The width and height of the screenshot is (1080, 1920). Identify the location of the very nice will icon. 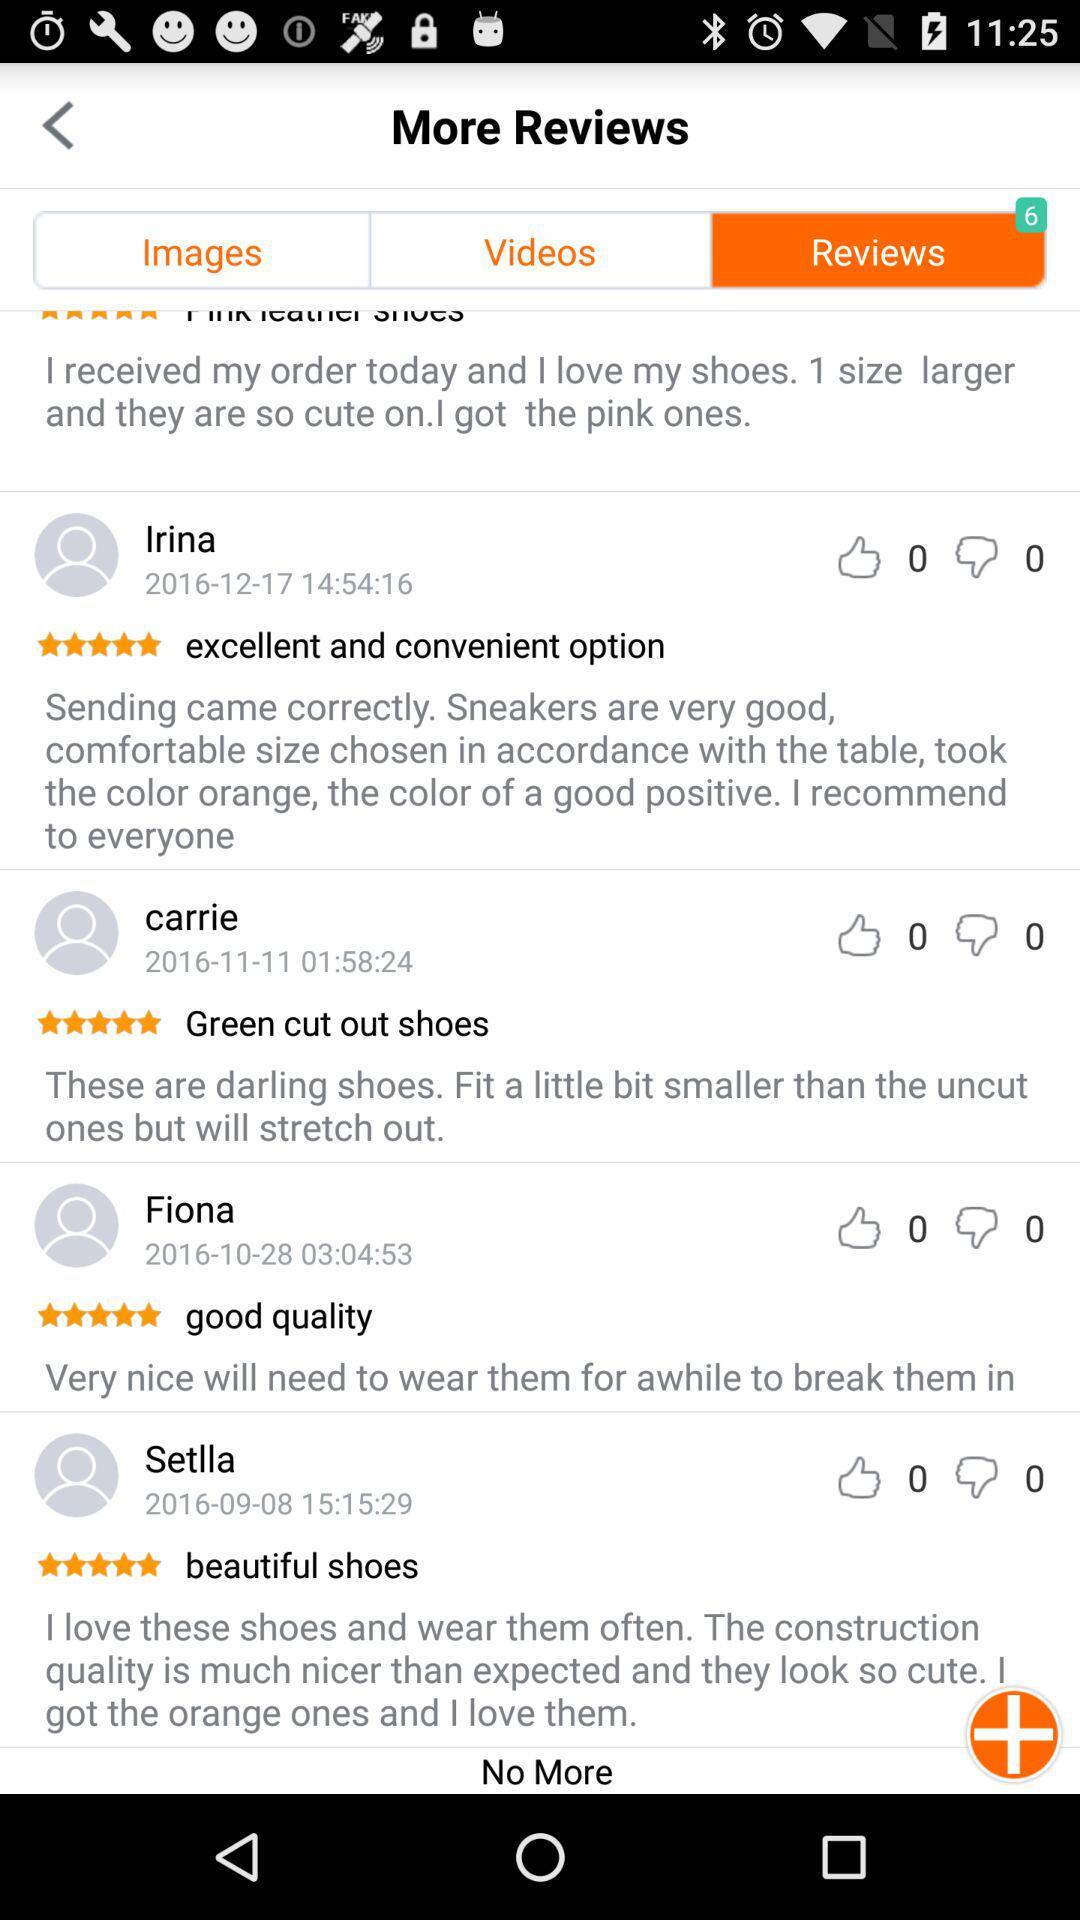
(529, 1375).